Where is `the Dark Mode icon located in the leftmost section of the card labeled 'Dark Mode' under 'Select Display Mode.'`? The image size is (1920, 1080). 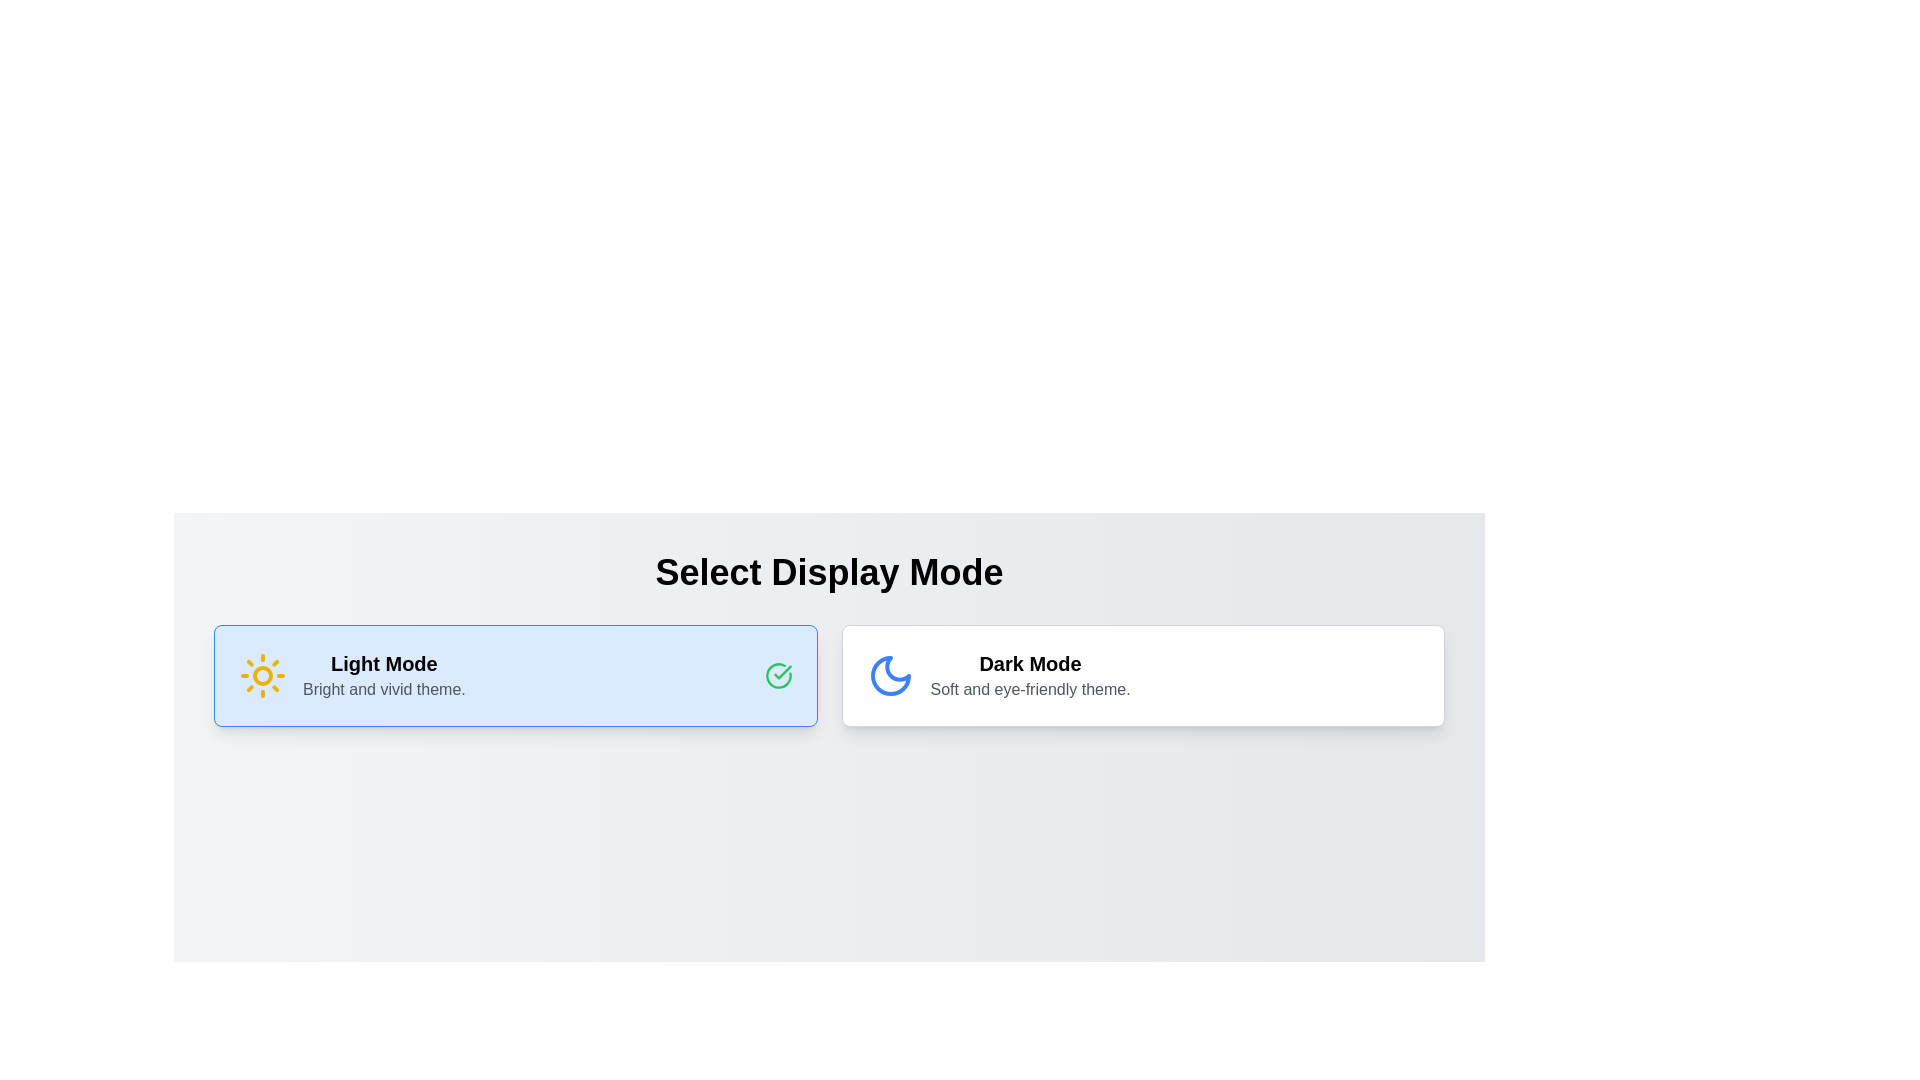
the Dark Mode icon located in the leftmost section of the card labeled 'Dark Mode' under 'Select Display Mode.' is located at coordinates (889, 675).